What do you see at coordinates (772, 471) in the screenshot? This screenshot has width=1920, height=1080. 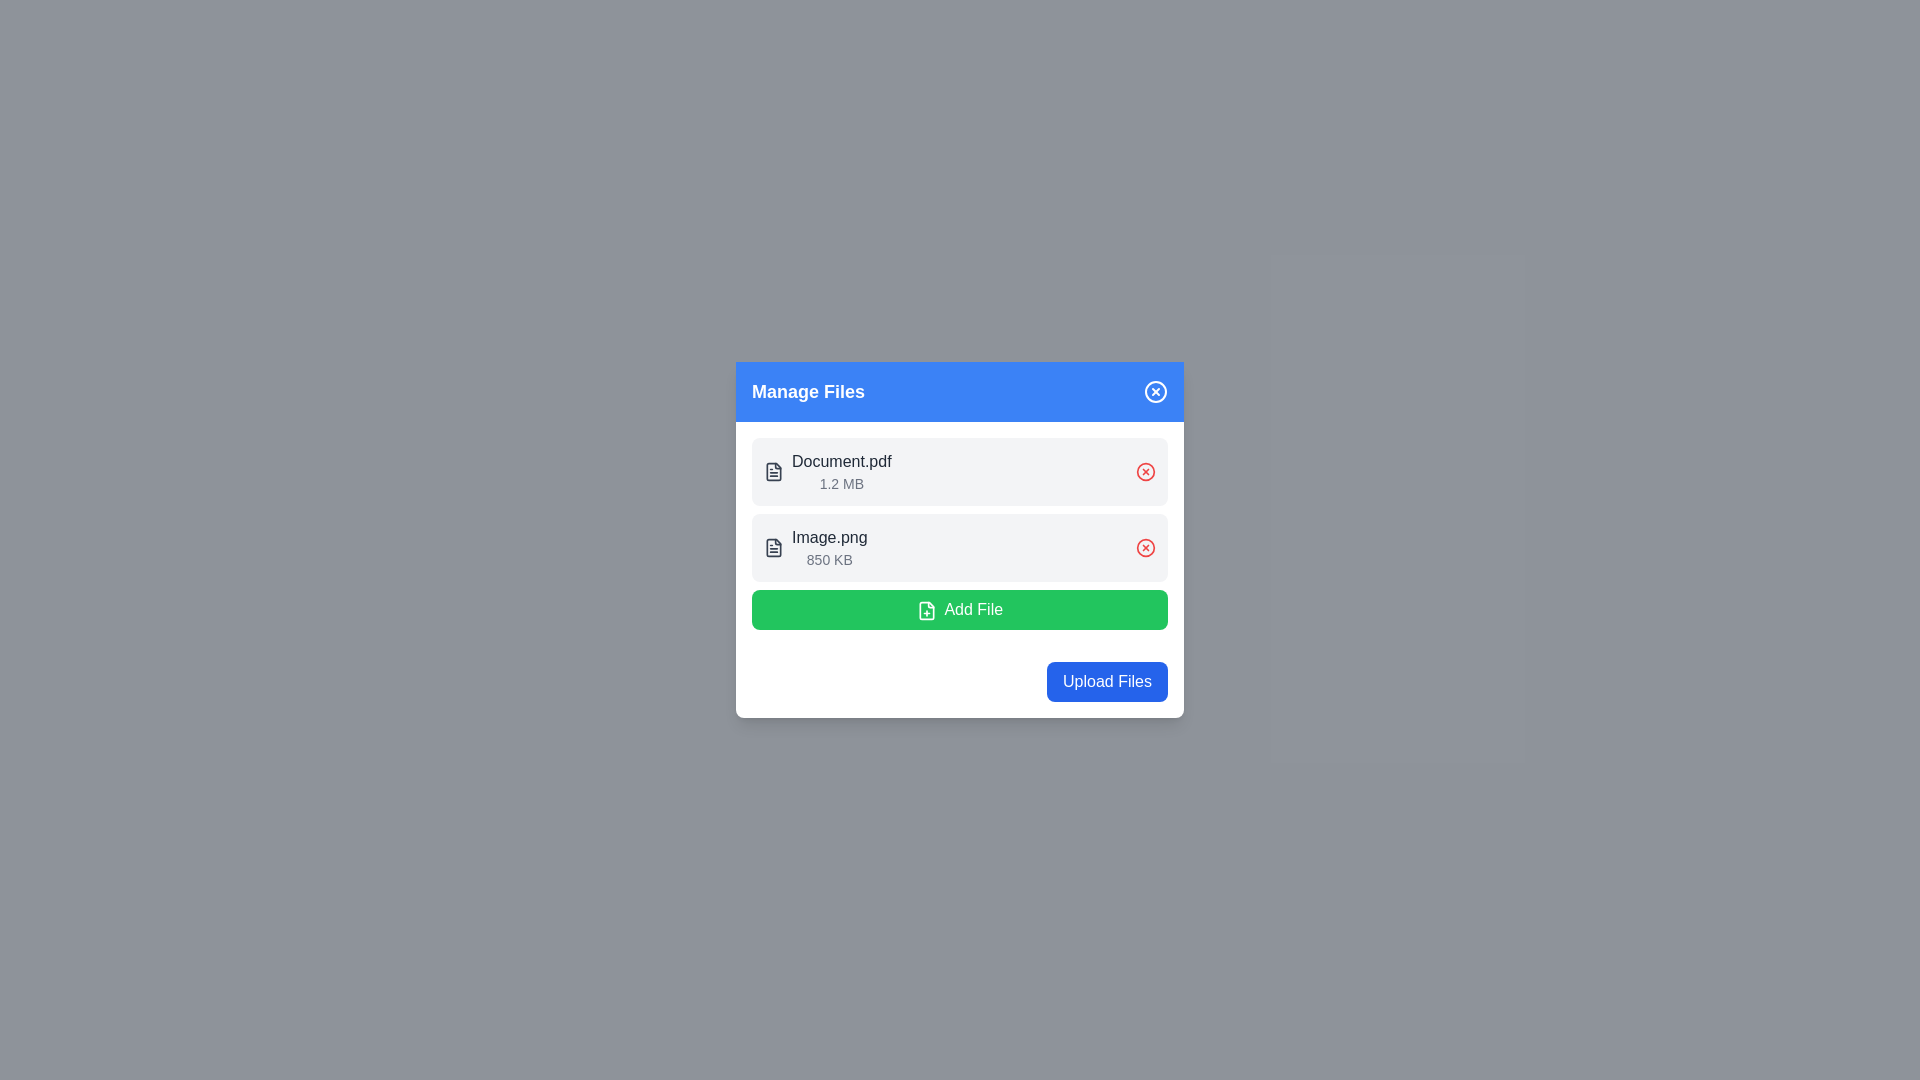 I see `the gray outlined document icon in the file list for 'Document.pdf'` at bounding box center [772, 471].